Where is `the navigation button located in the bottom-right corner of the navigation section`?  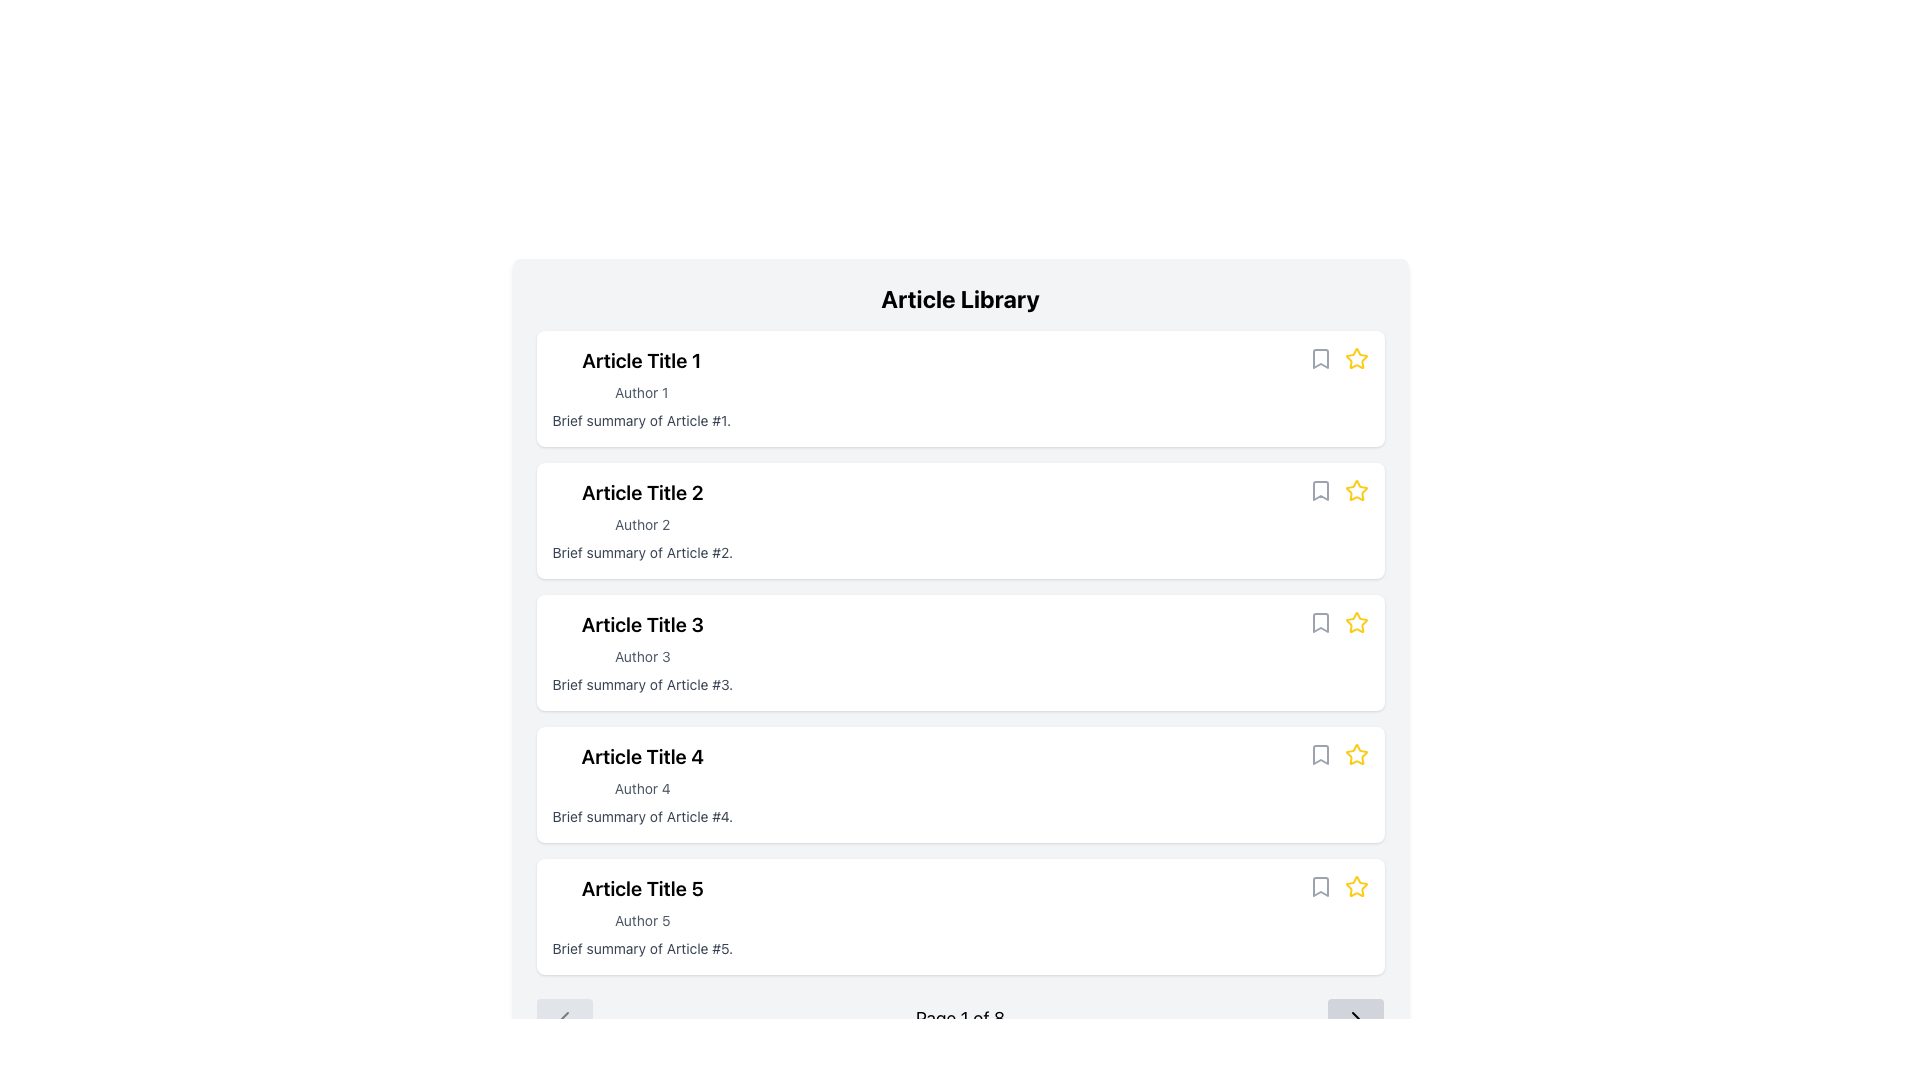
the navigation button located in the bottom-right corner of the navigation section is located at coordinates (1356, 1018).